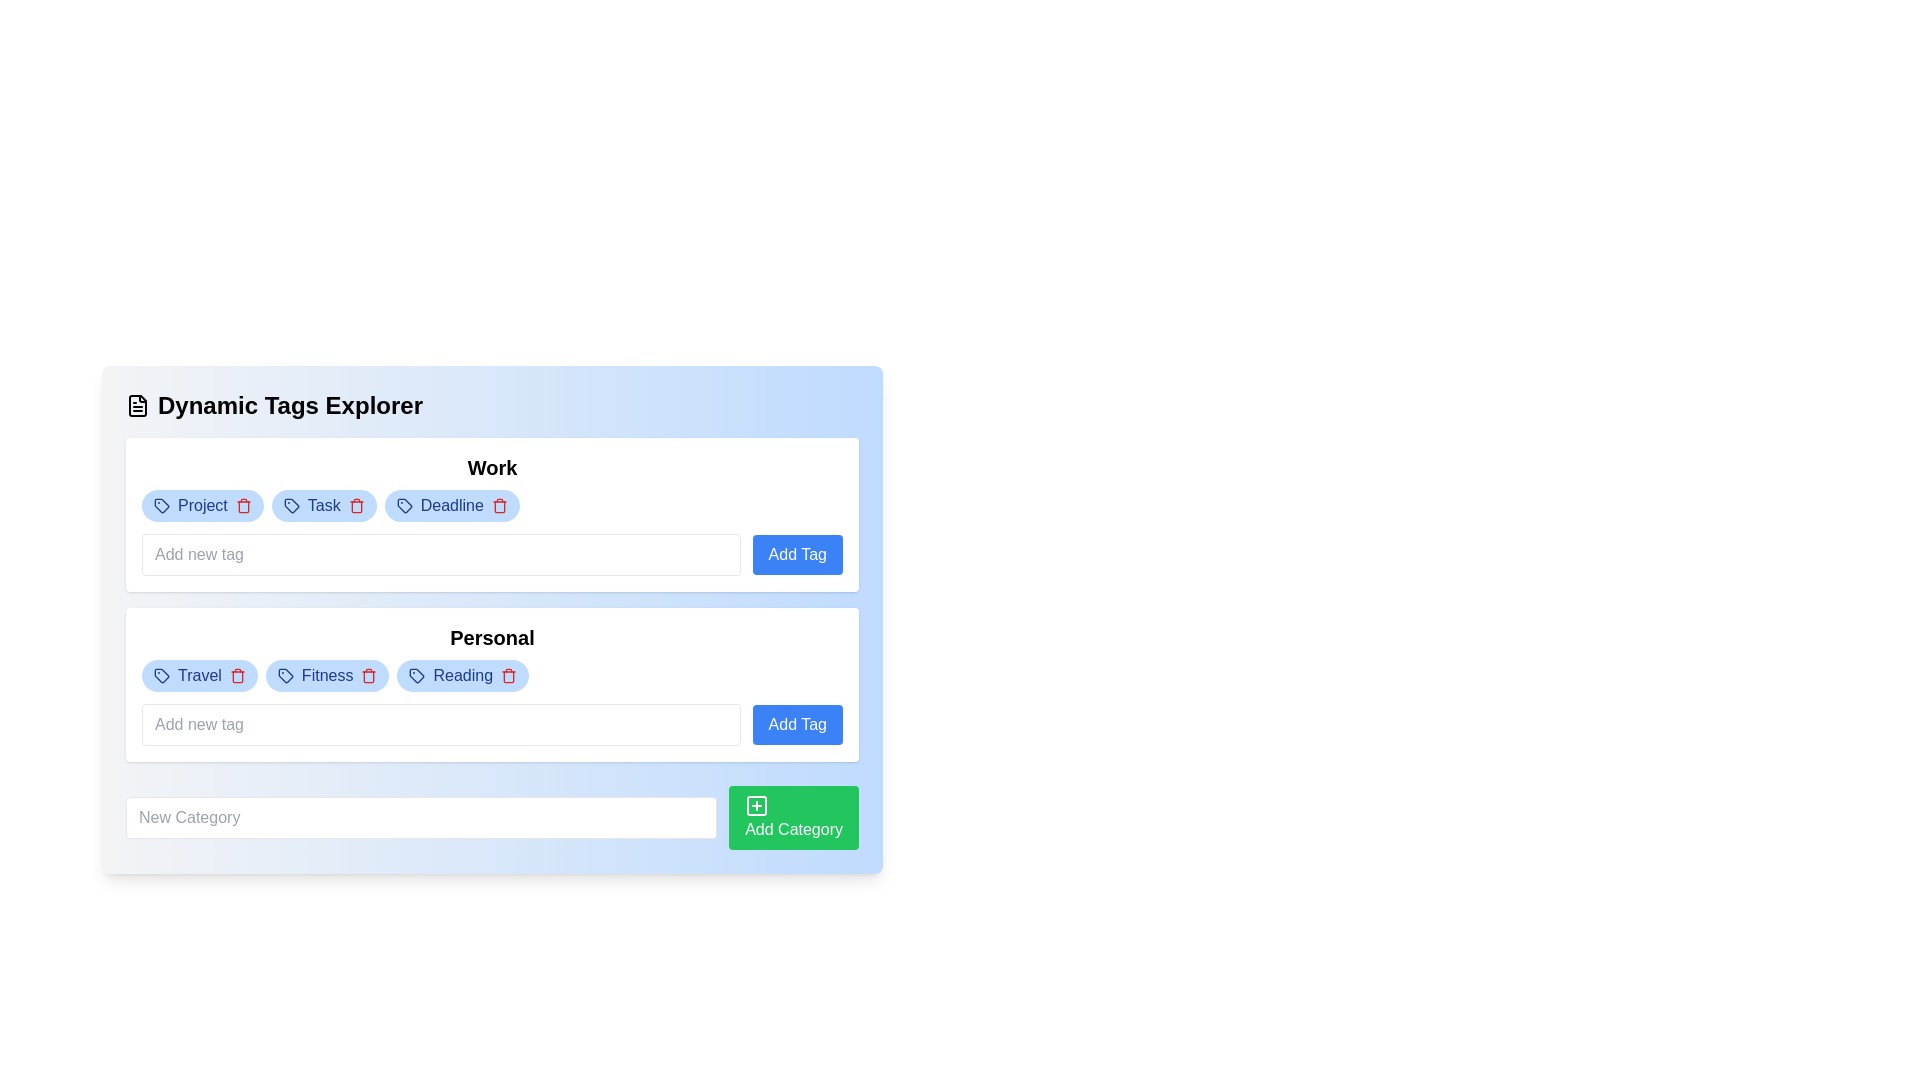  Describe the element at coordinates (508, 675) in the screenshot. I see `the red trash icon delete button located next to the 'Reading' tag under the 'Personal' category to potentially see additional effects or tooltips` at that location.